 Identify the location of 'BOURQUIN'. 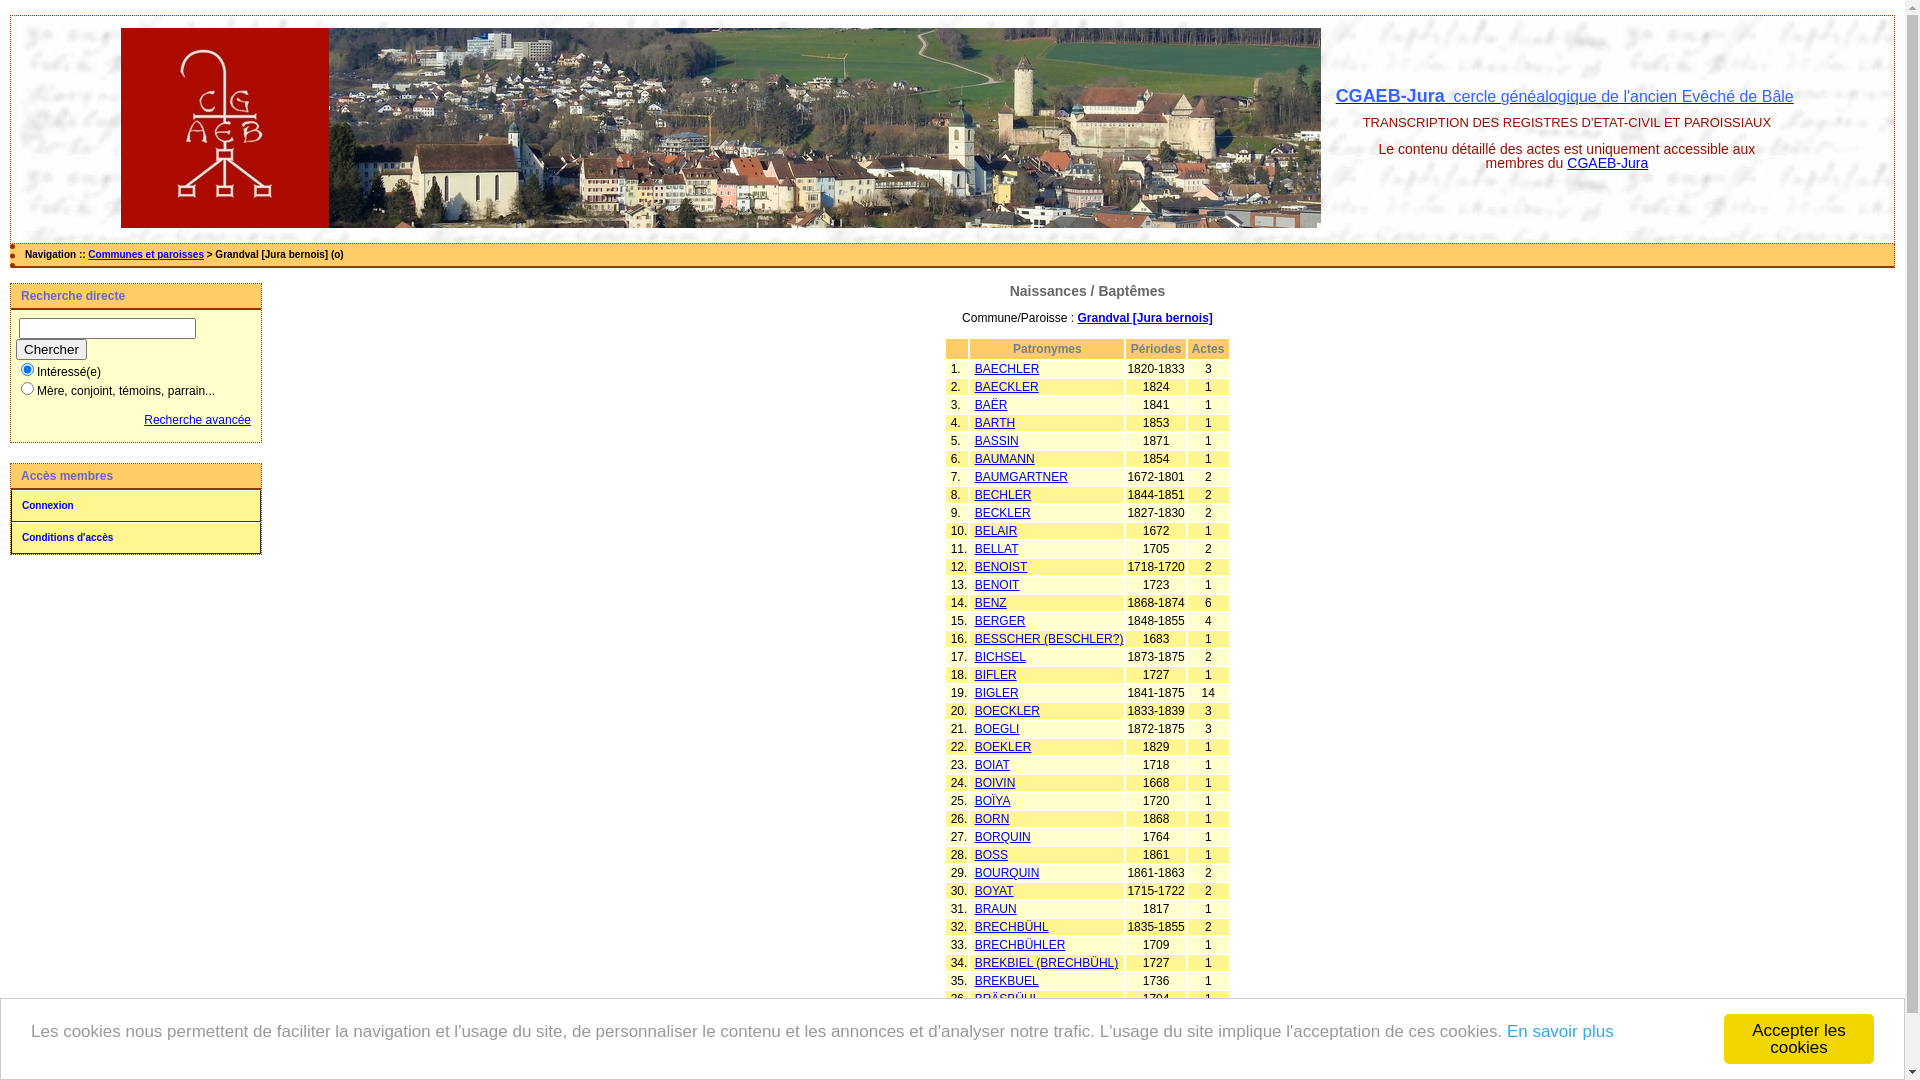
(1007, 871).